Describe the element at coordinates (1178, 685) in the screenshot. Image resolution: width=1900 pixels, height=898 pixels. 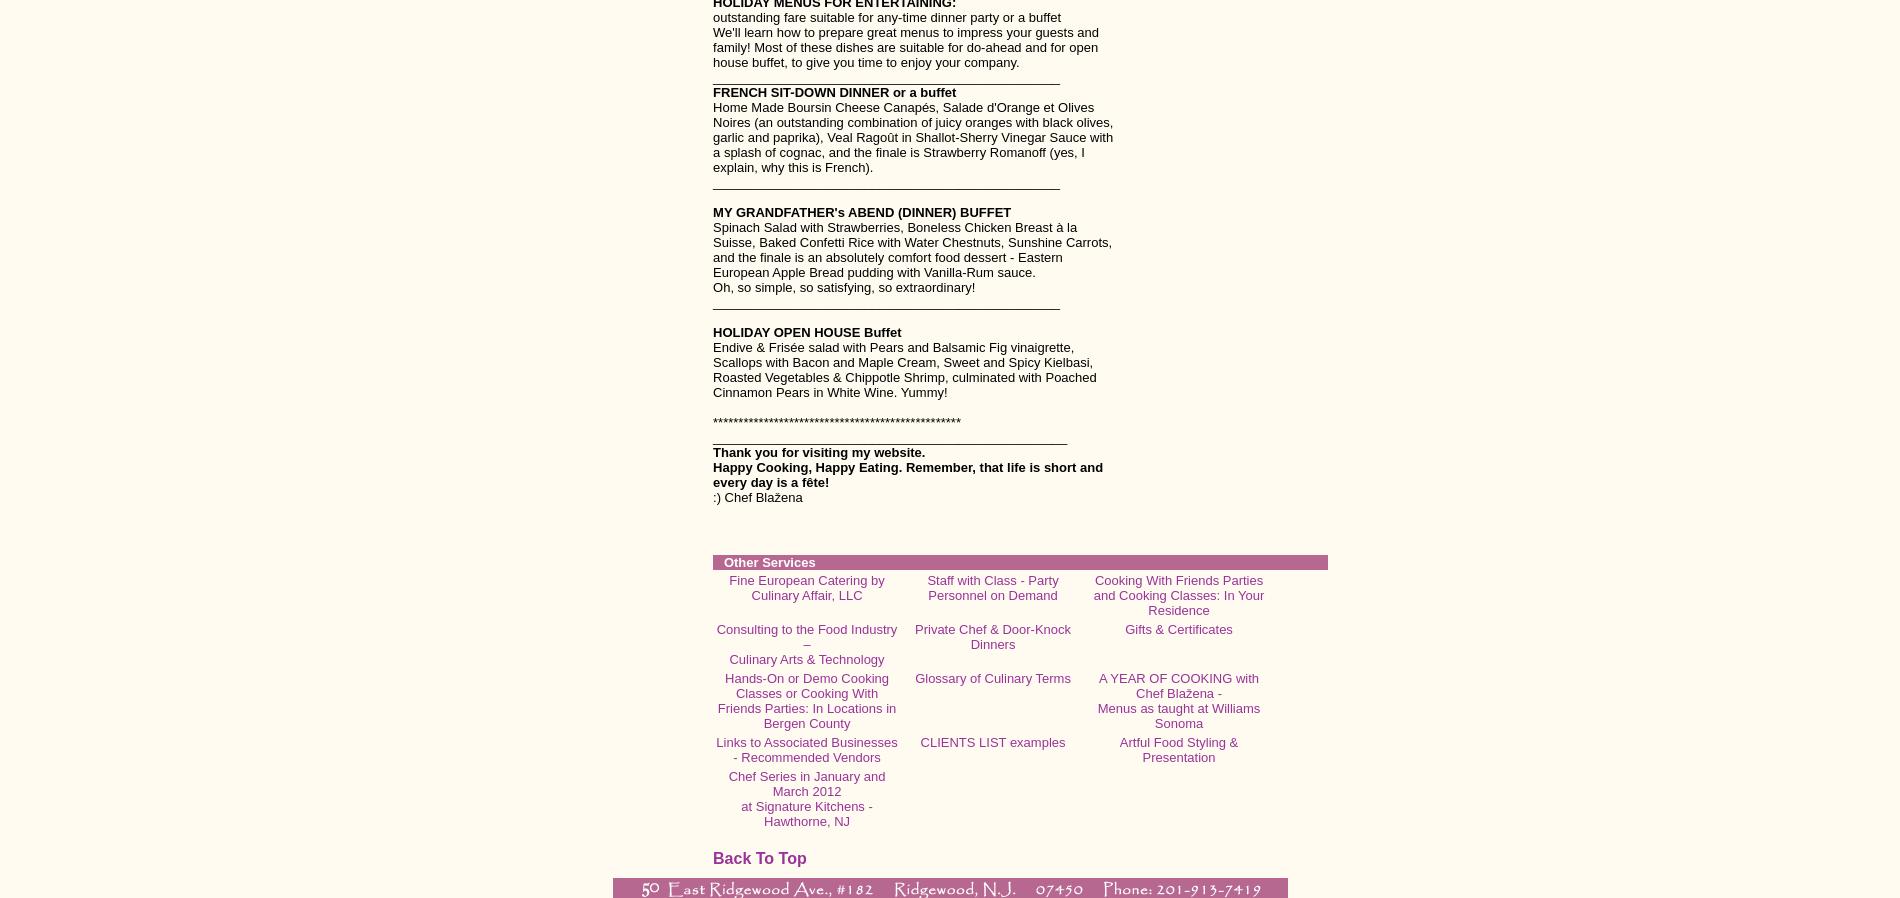
I see `'A YEAR OF COOKING with Chef Blažena -'` at that location.